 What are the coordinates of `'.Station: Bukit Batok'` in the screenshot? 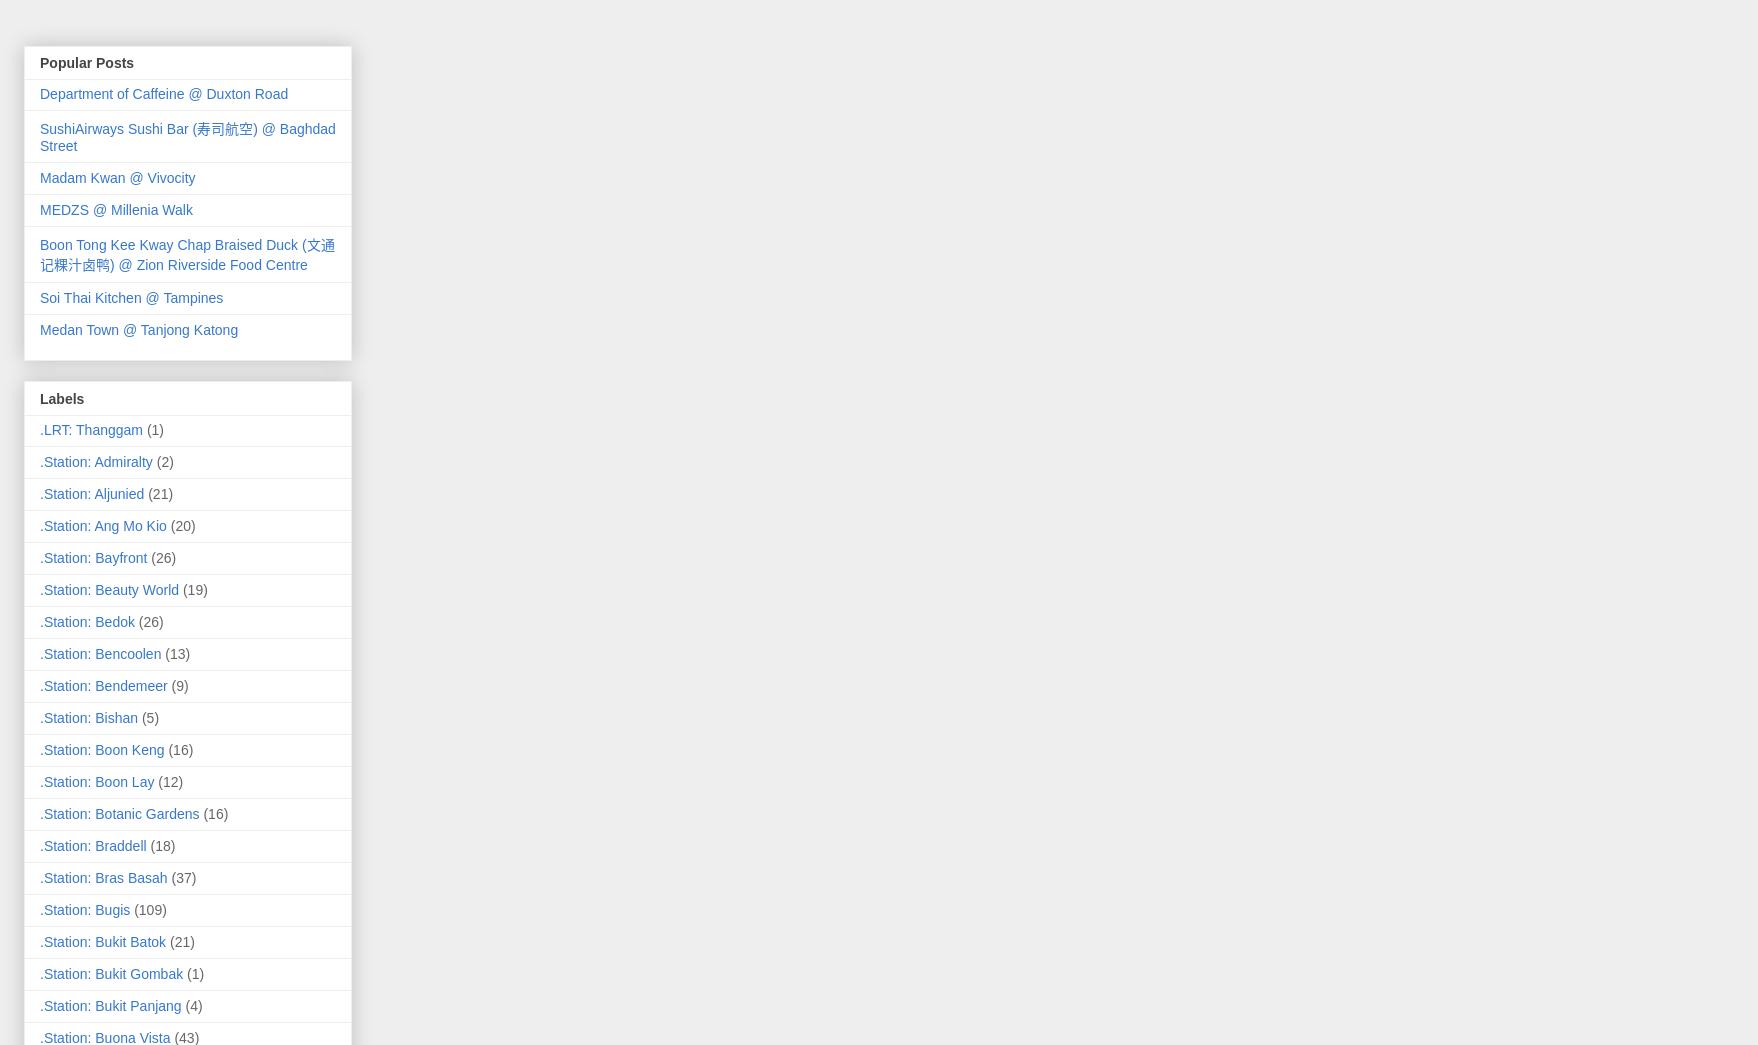 It's located at (103, 940).